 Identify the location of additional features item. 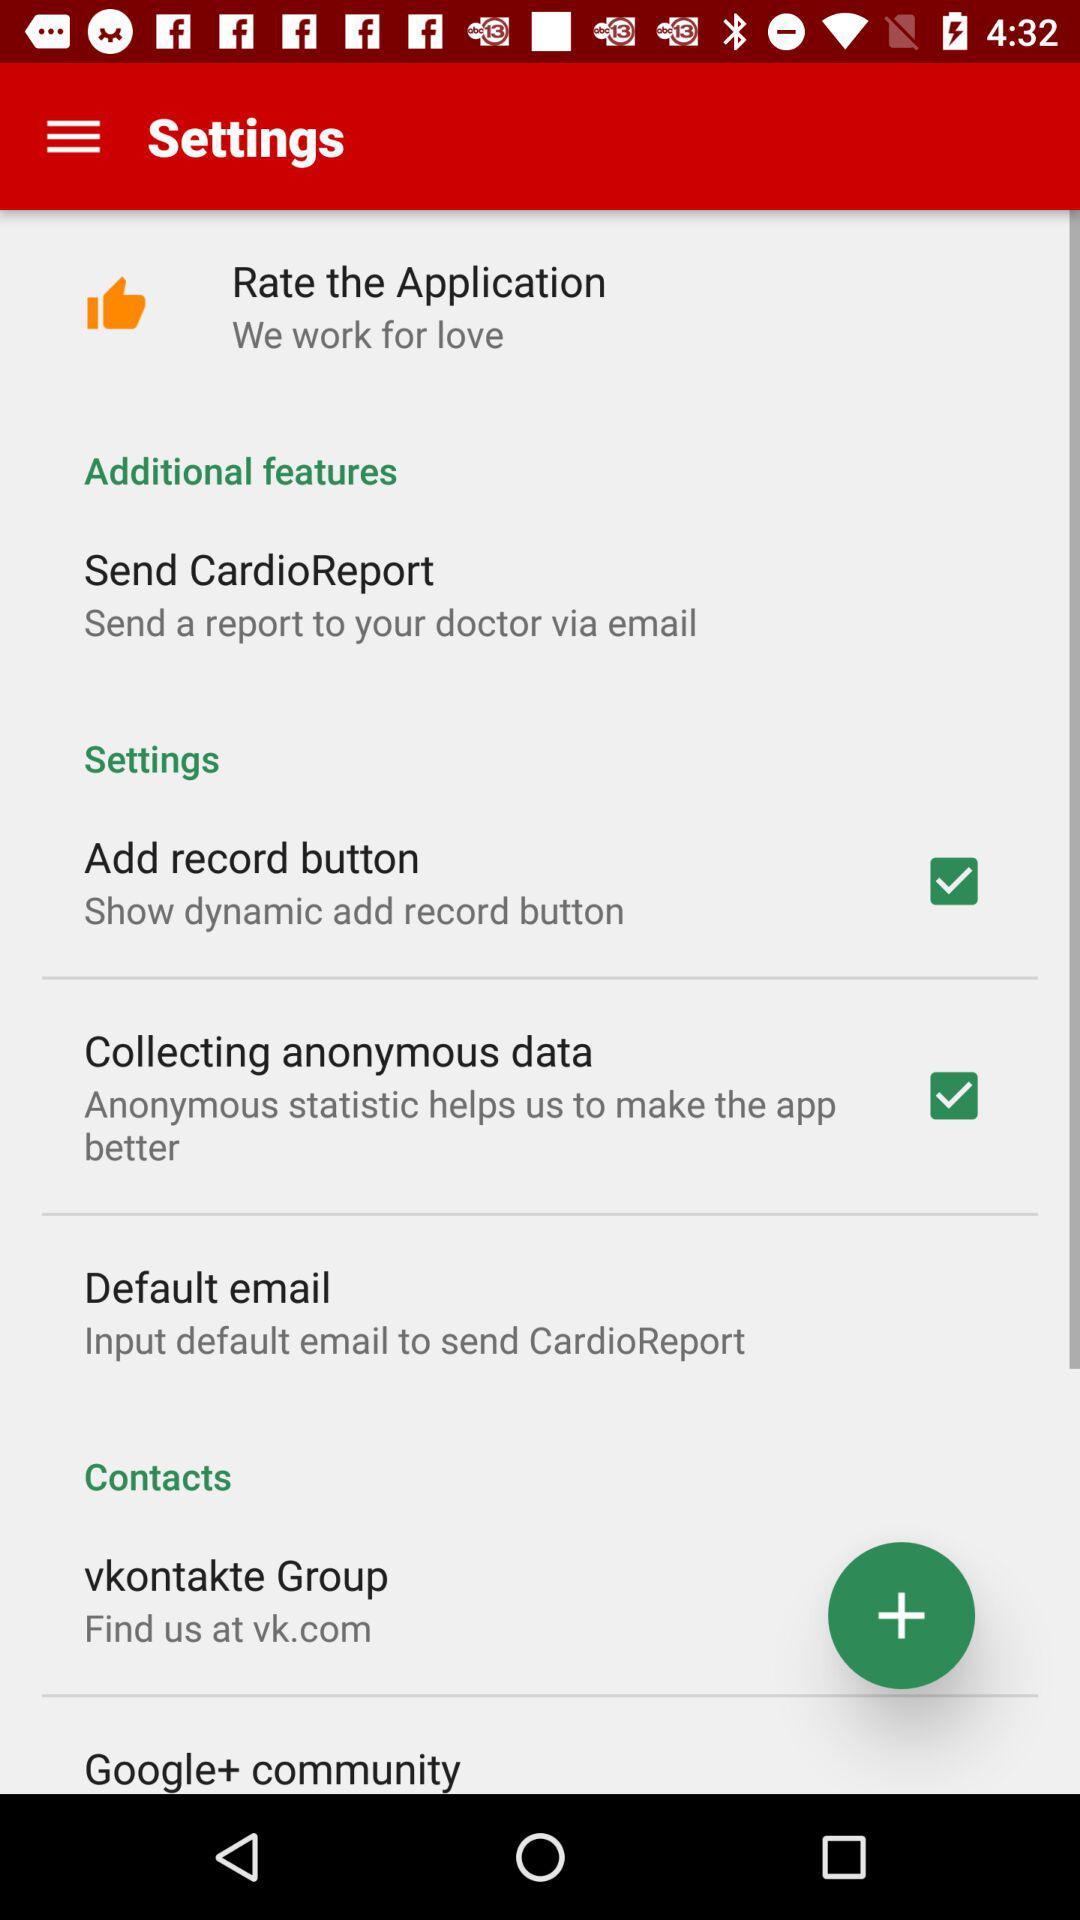
(540, 448).